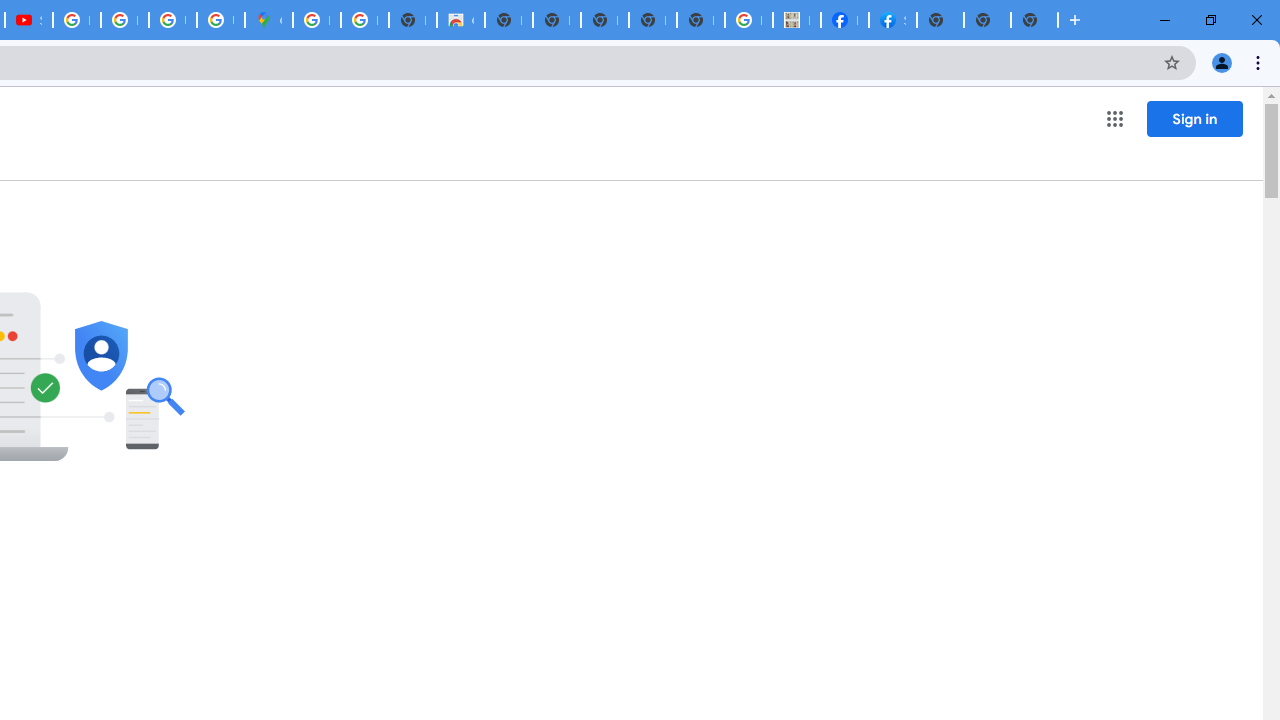  I want to click on 'Sign Up for Facebook', so click(891, 20).